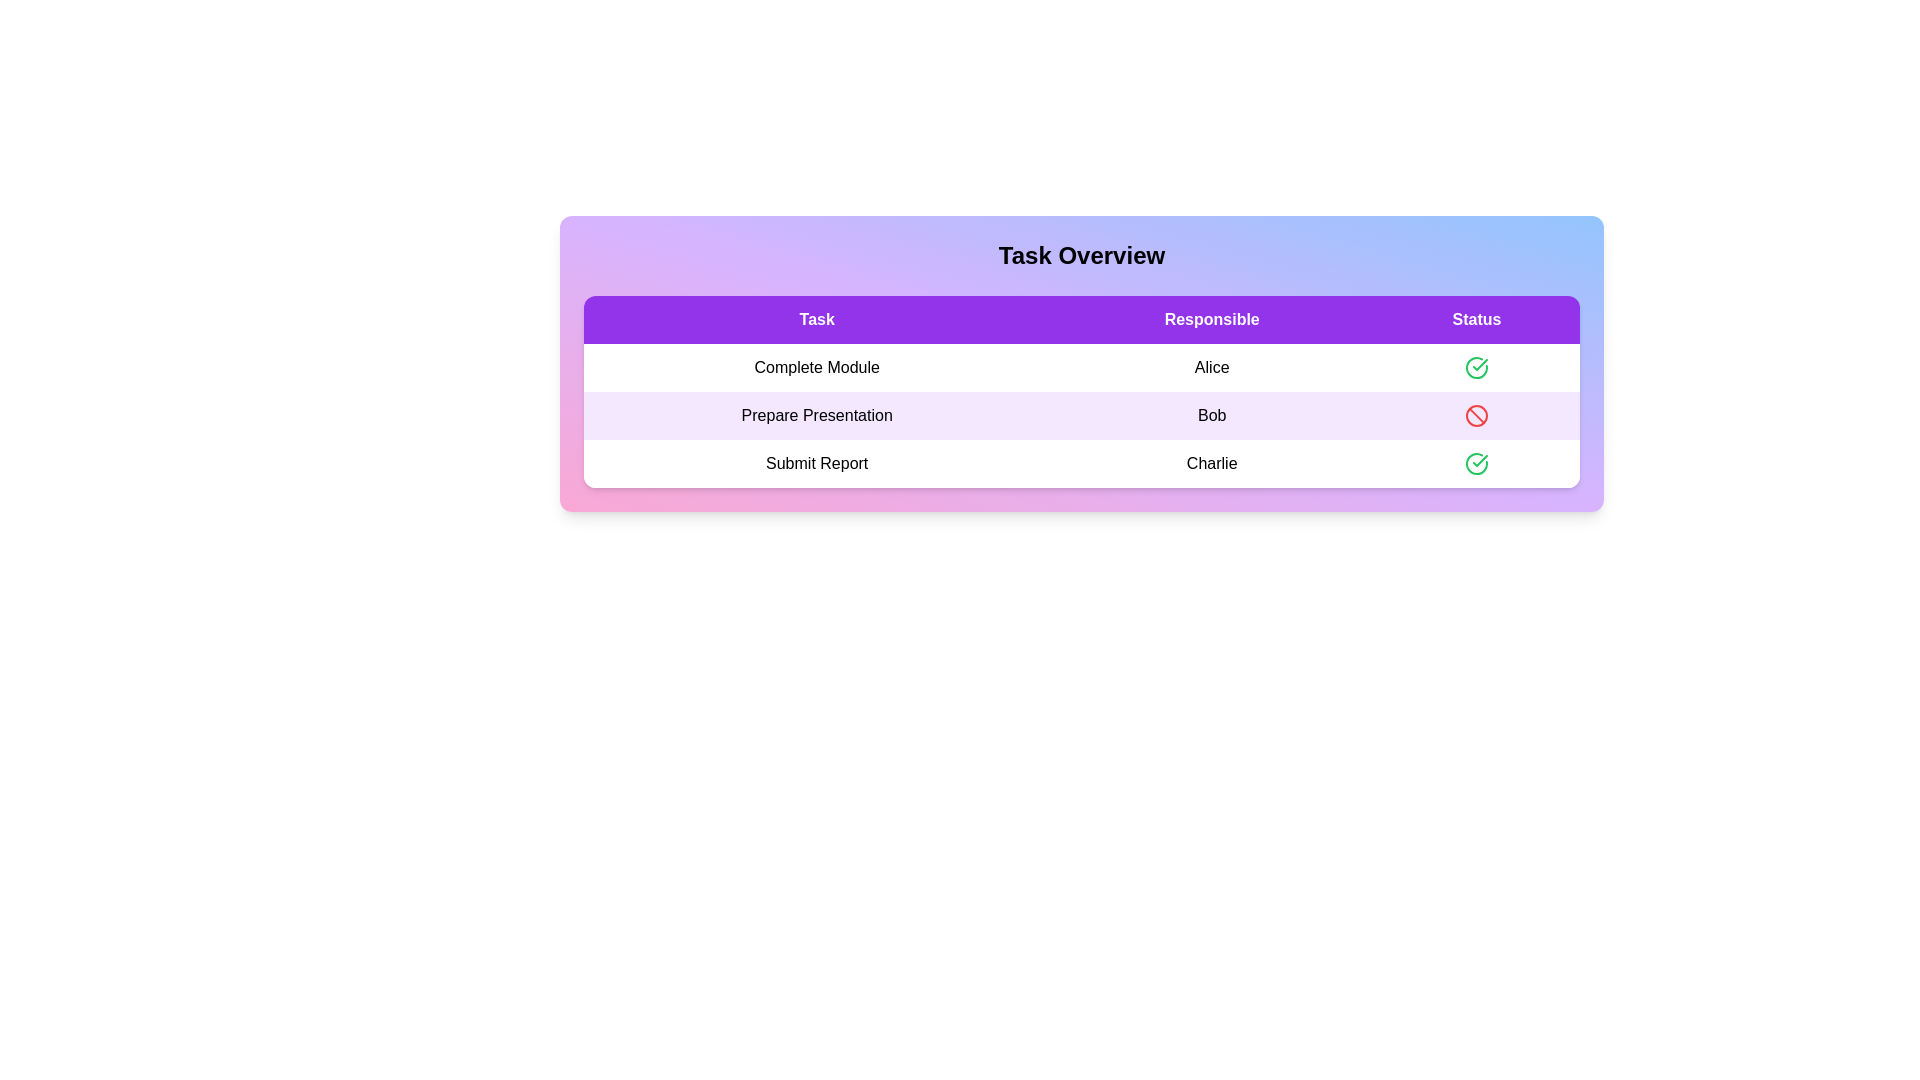 The image size is (1920, 1080). Describe the element at coordinates (1080, 254) in the screenshot. I see `the headline text labeled 'Task Overview', which is styled in bold and large font, located at the top of a gradient background that transitions from pink to purple to blue` at that location.